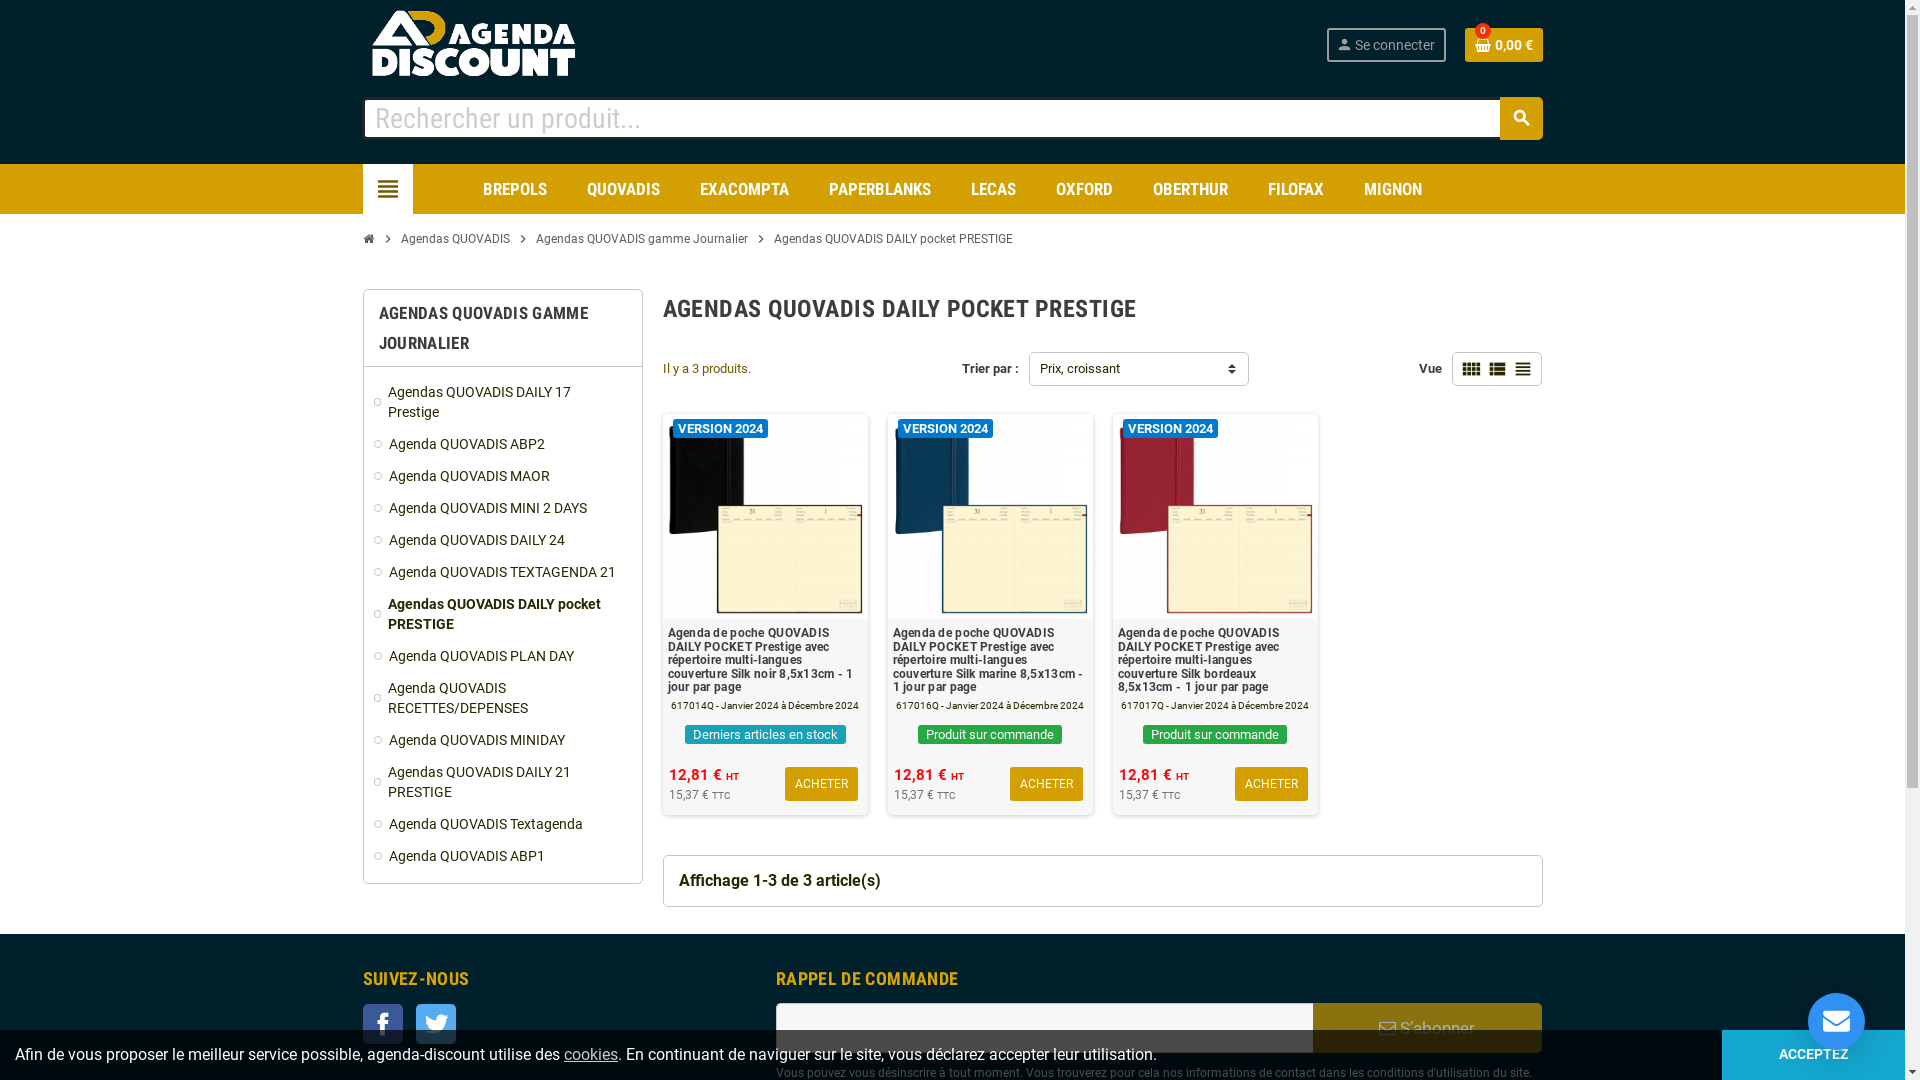  Describe the element at coordinates (589, 1053) in the screenshot. I see `'cookies'` at that location.